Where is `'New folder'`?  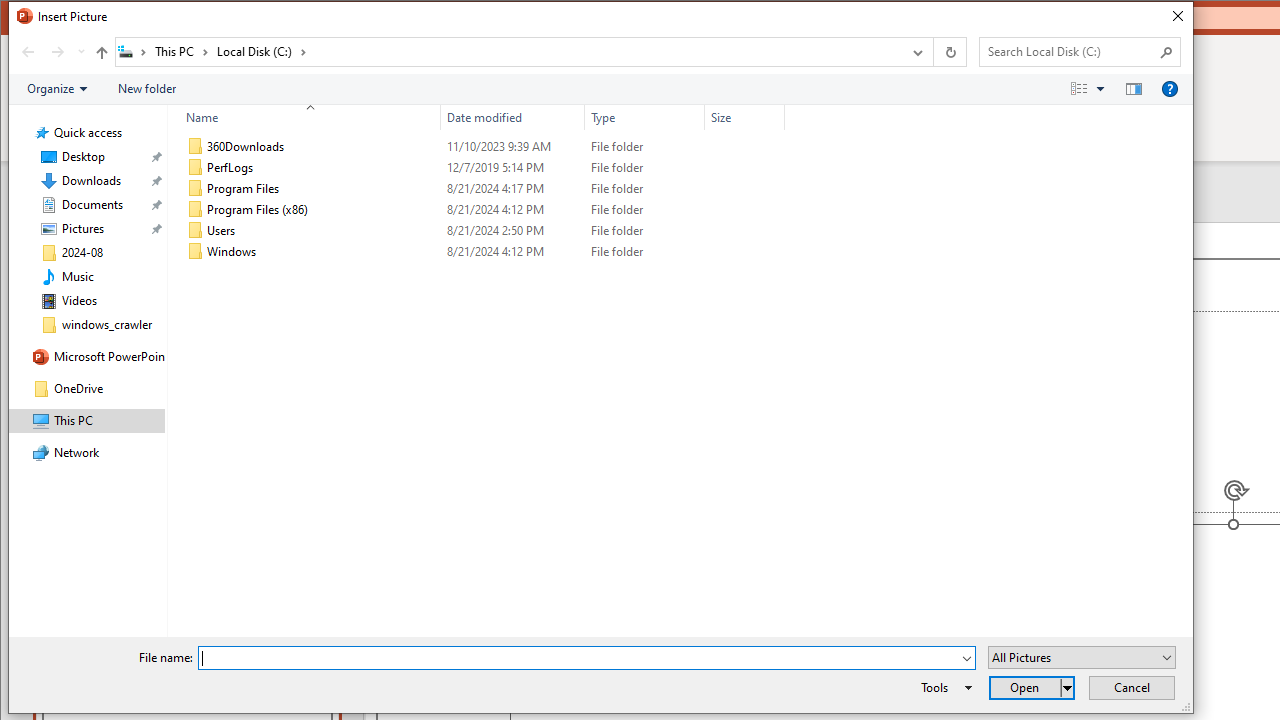 'New folder' is located at coordinates (145, 88).